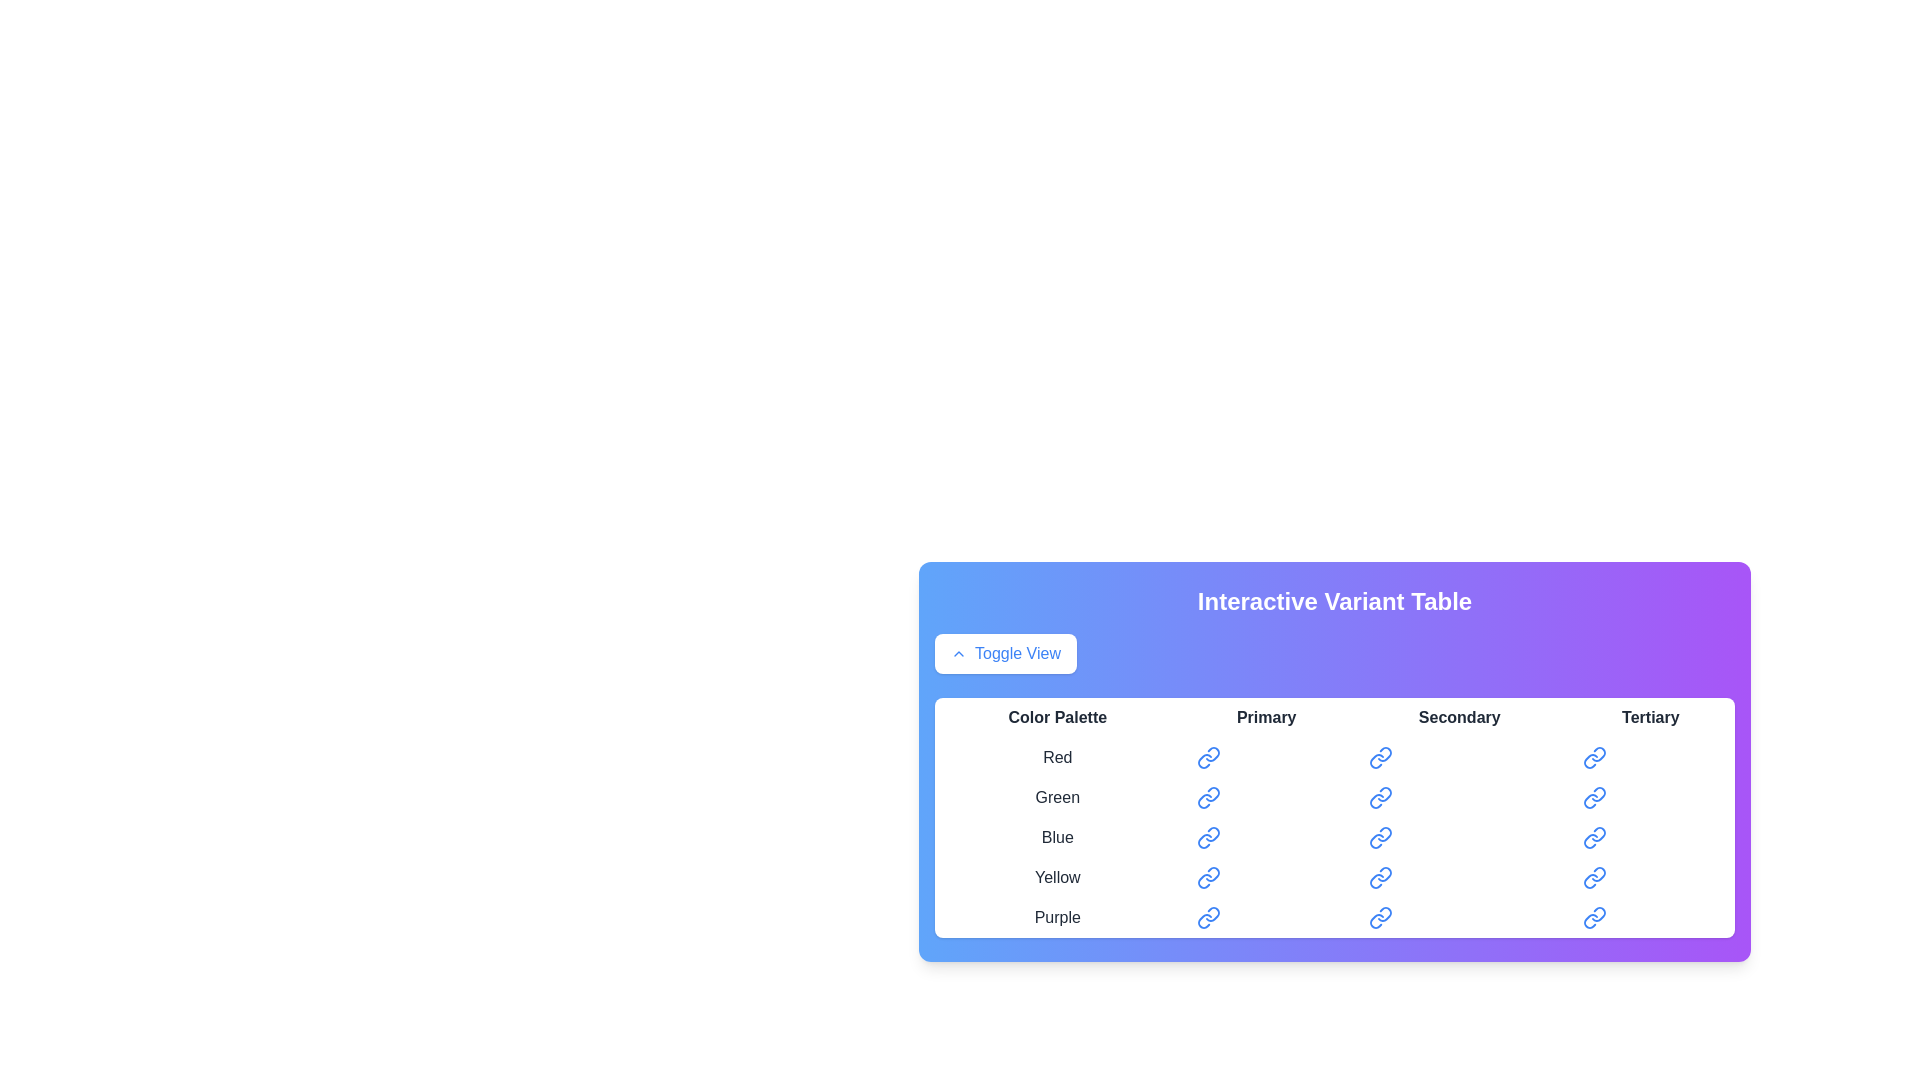 The width and height of the screenshot is (1920, 1080). What do you see at coordinates (1211, 754) in the screenshot?
I see `the blue link icon in the 'Primary' column of the 'Interactive Variant Table' corresponding to the 'Red' row` at bounding box center [1211, 754].